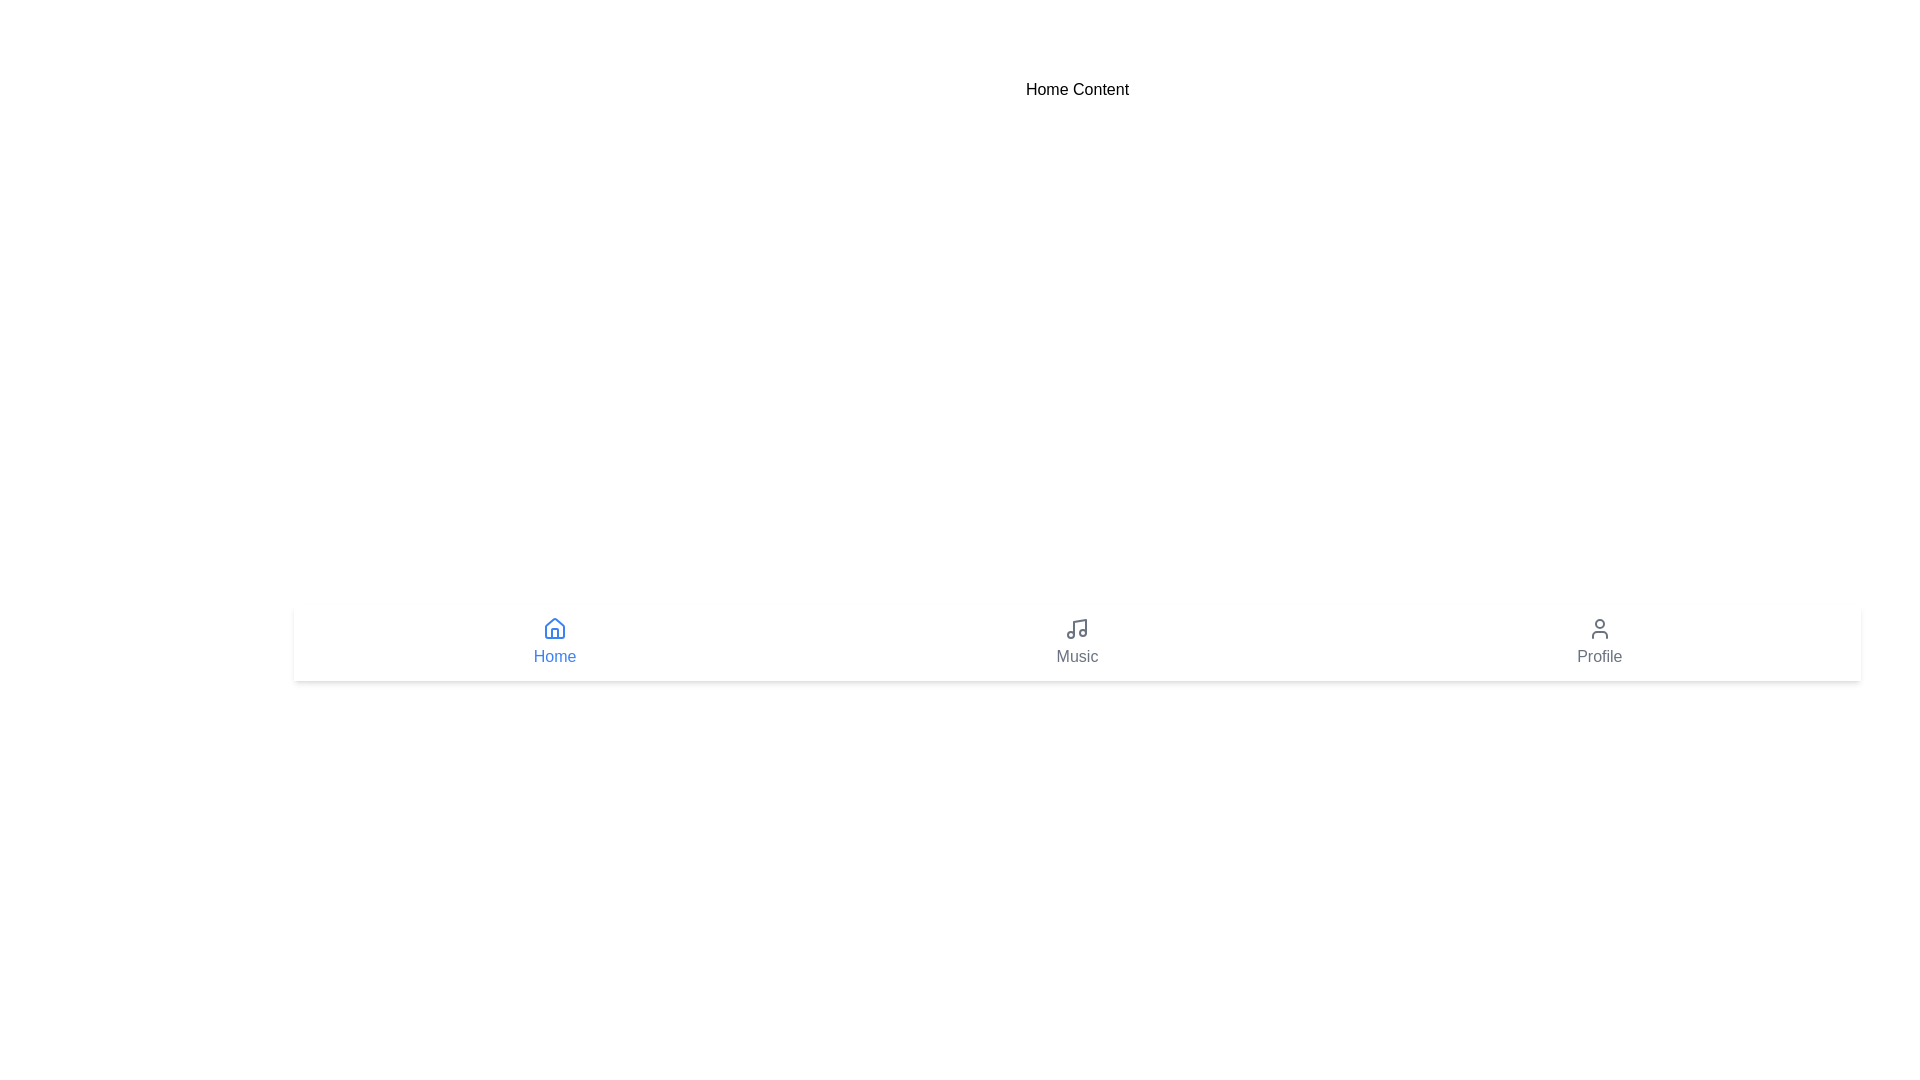  What do you see at coordinates (1598, 627) in the screenshot?
I see `the user profile icon located in the 'Profile' navigation item at the bottom of the interface, which is represented by a simplistic outline of a person` at bounding box center [1598, 627].